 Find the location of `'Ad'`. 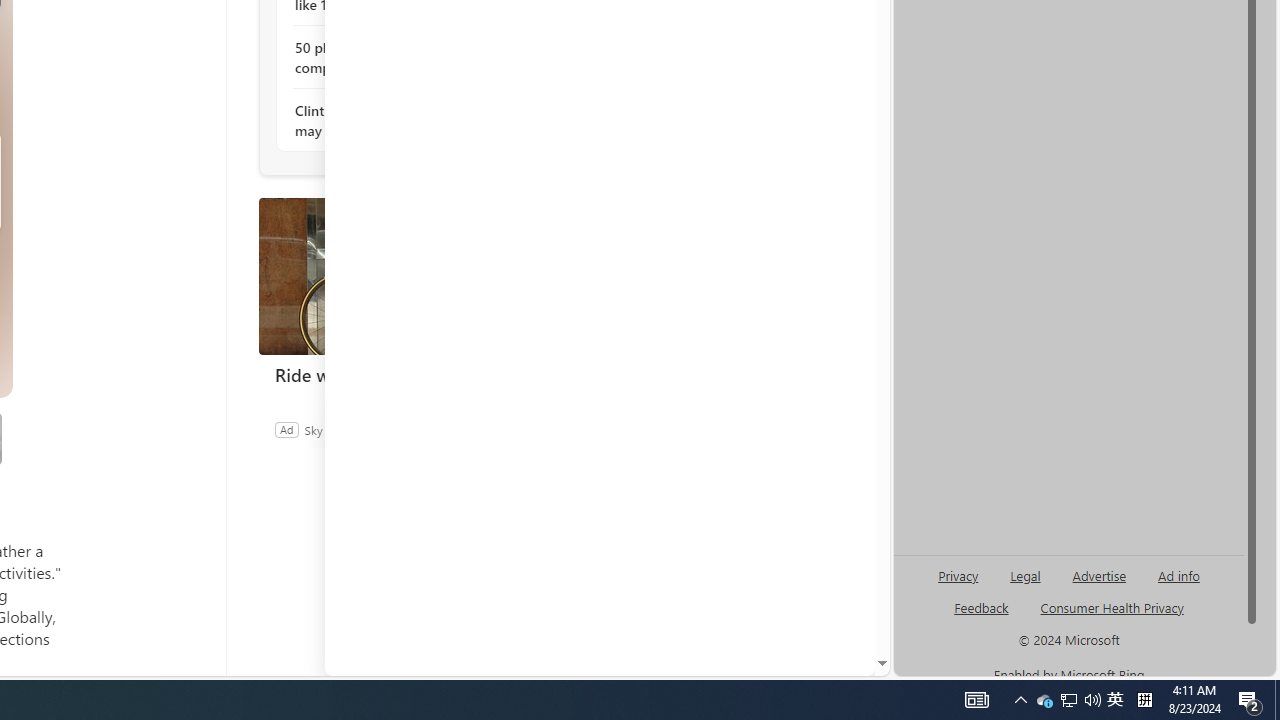

'Ad' is located at coordinates (285, 428).